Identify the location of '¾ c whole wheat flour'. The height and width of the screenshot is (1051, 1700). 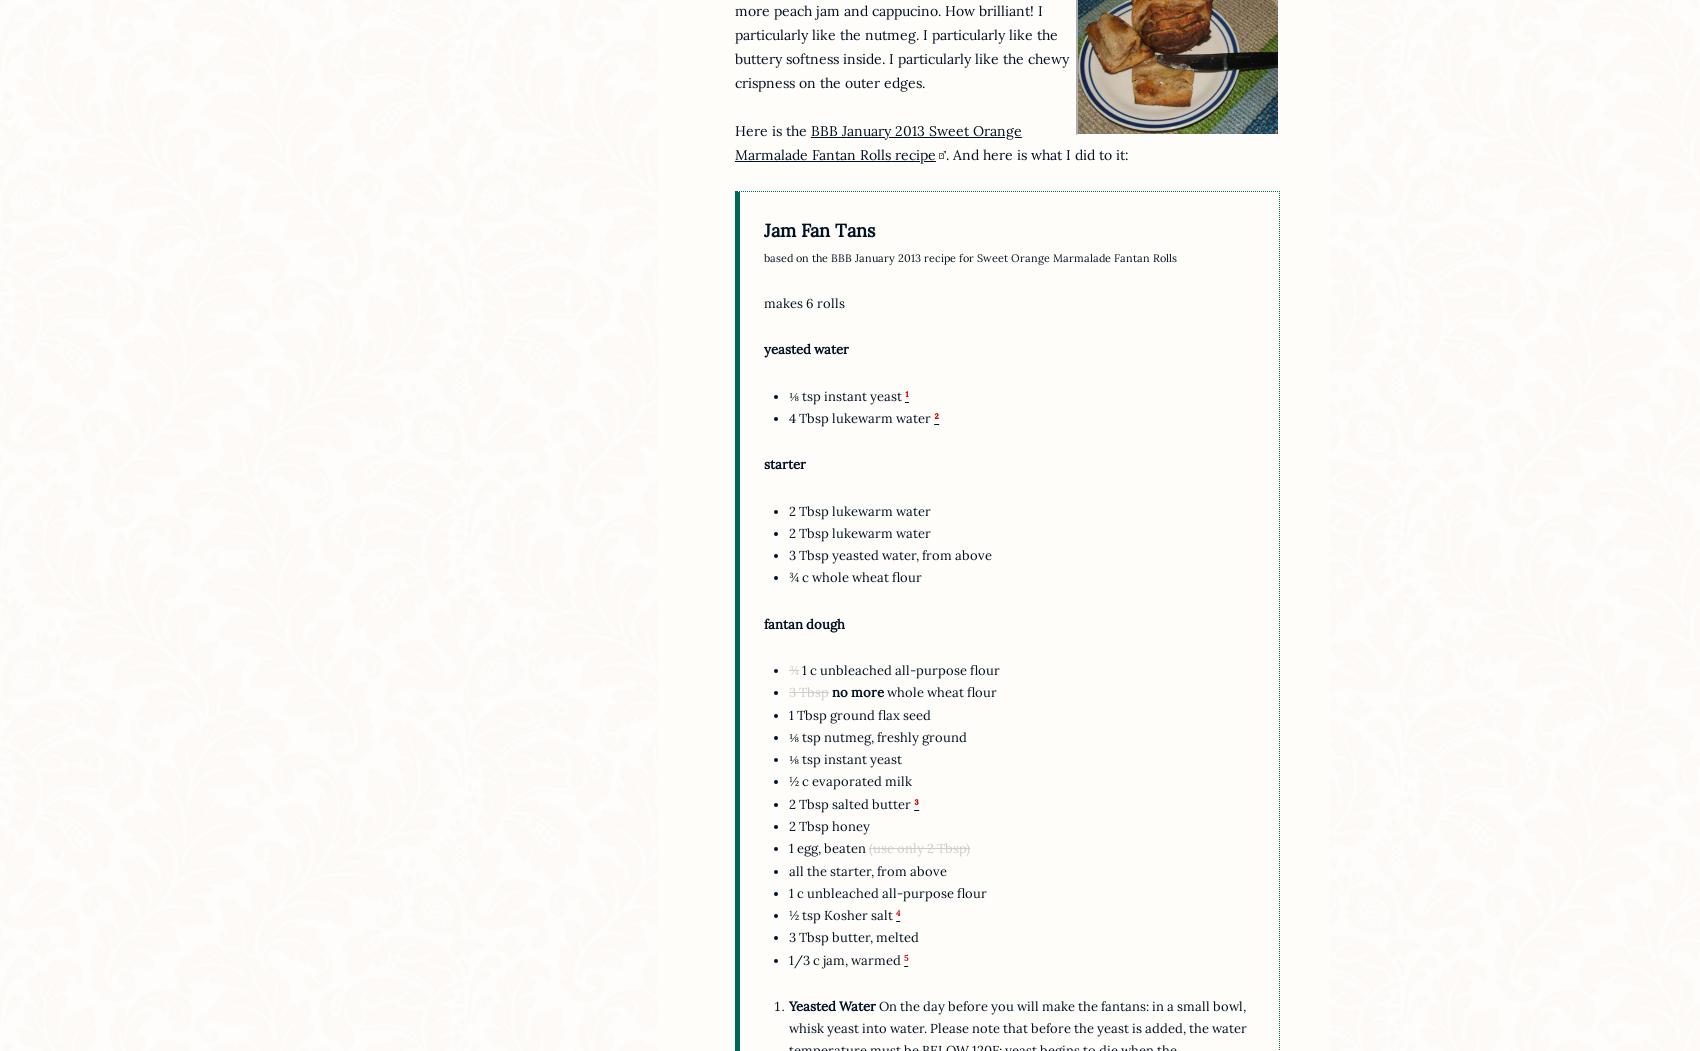
(855, 577).